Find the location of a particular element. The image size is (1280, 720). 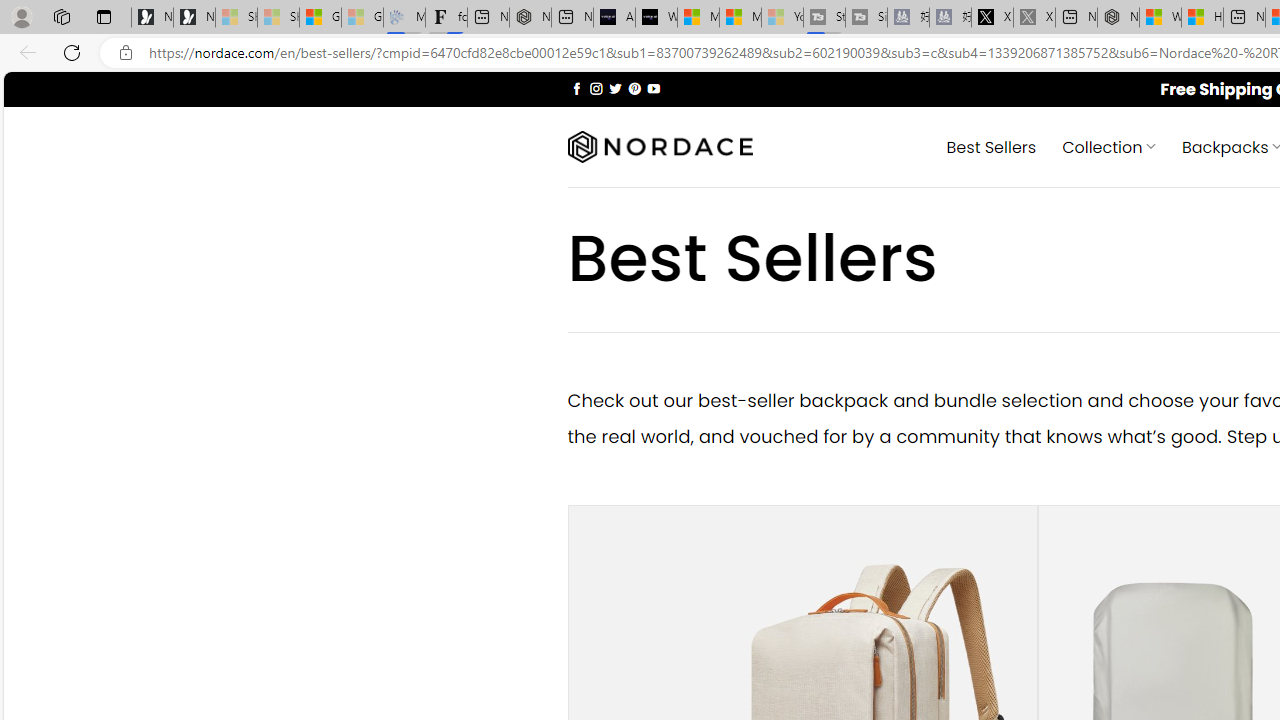

'Streaming Coverage | T3 - Sleeping' is located at coordinates (824, 17).